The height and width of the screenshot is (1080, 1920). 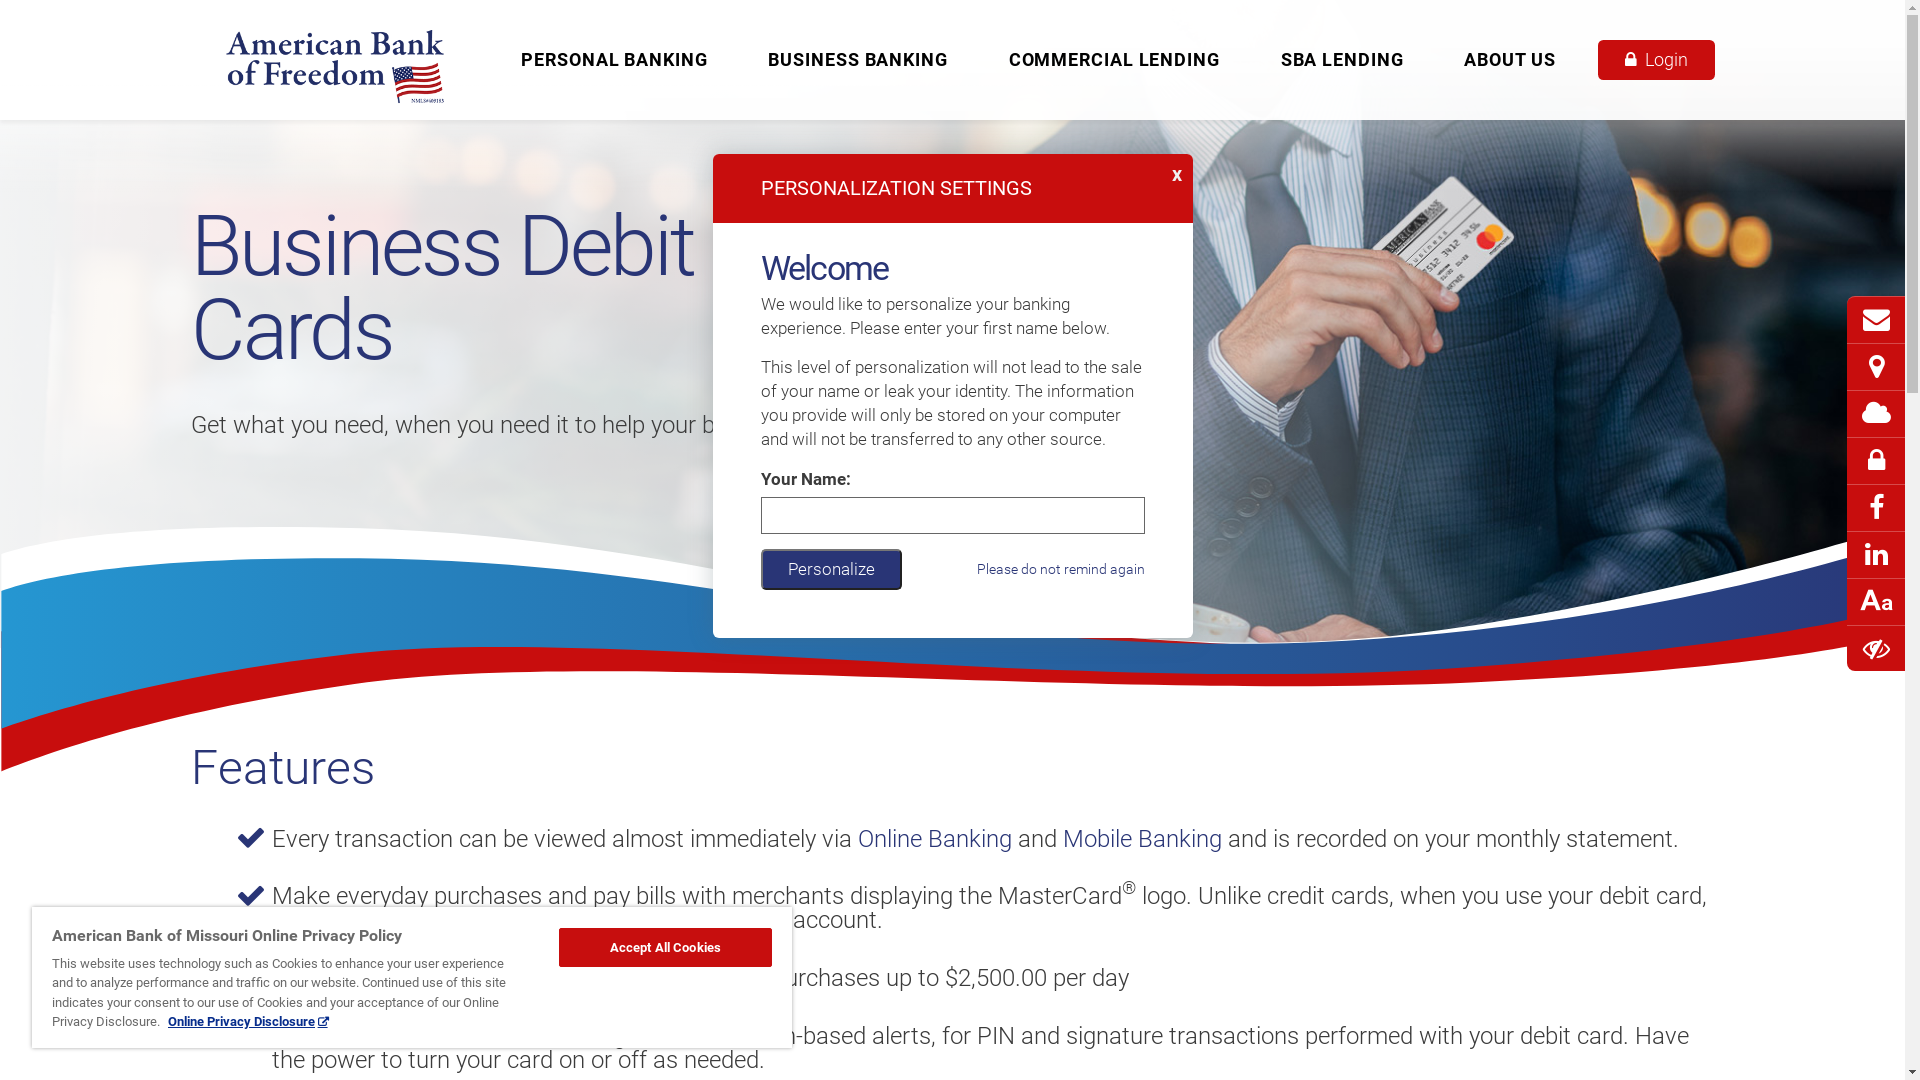 What do you see at coordinates (1875, 649) in the screenshot?
I see `'Accessibility Mode'` at bounding box center [1875, 649].